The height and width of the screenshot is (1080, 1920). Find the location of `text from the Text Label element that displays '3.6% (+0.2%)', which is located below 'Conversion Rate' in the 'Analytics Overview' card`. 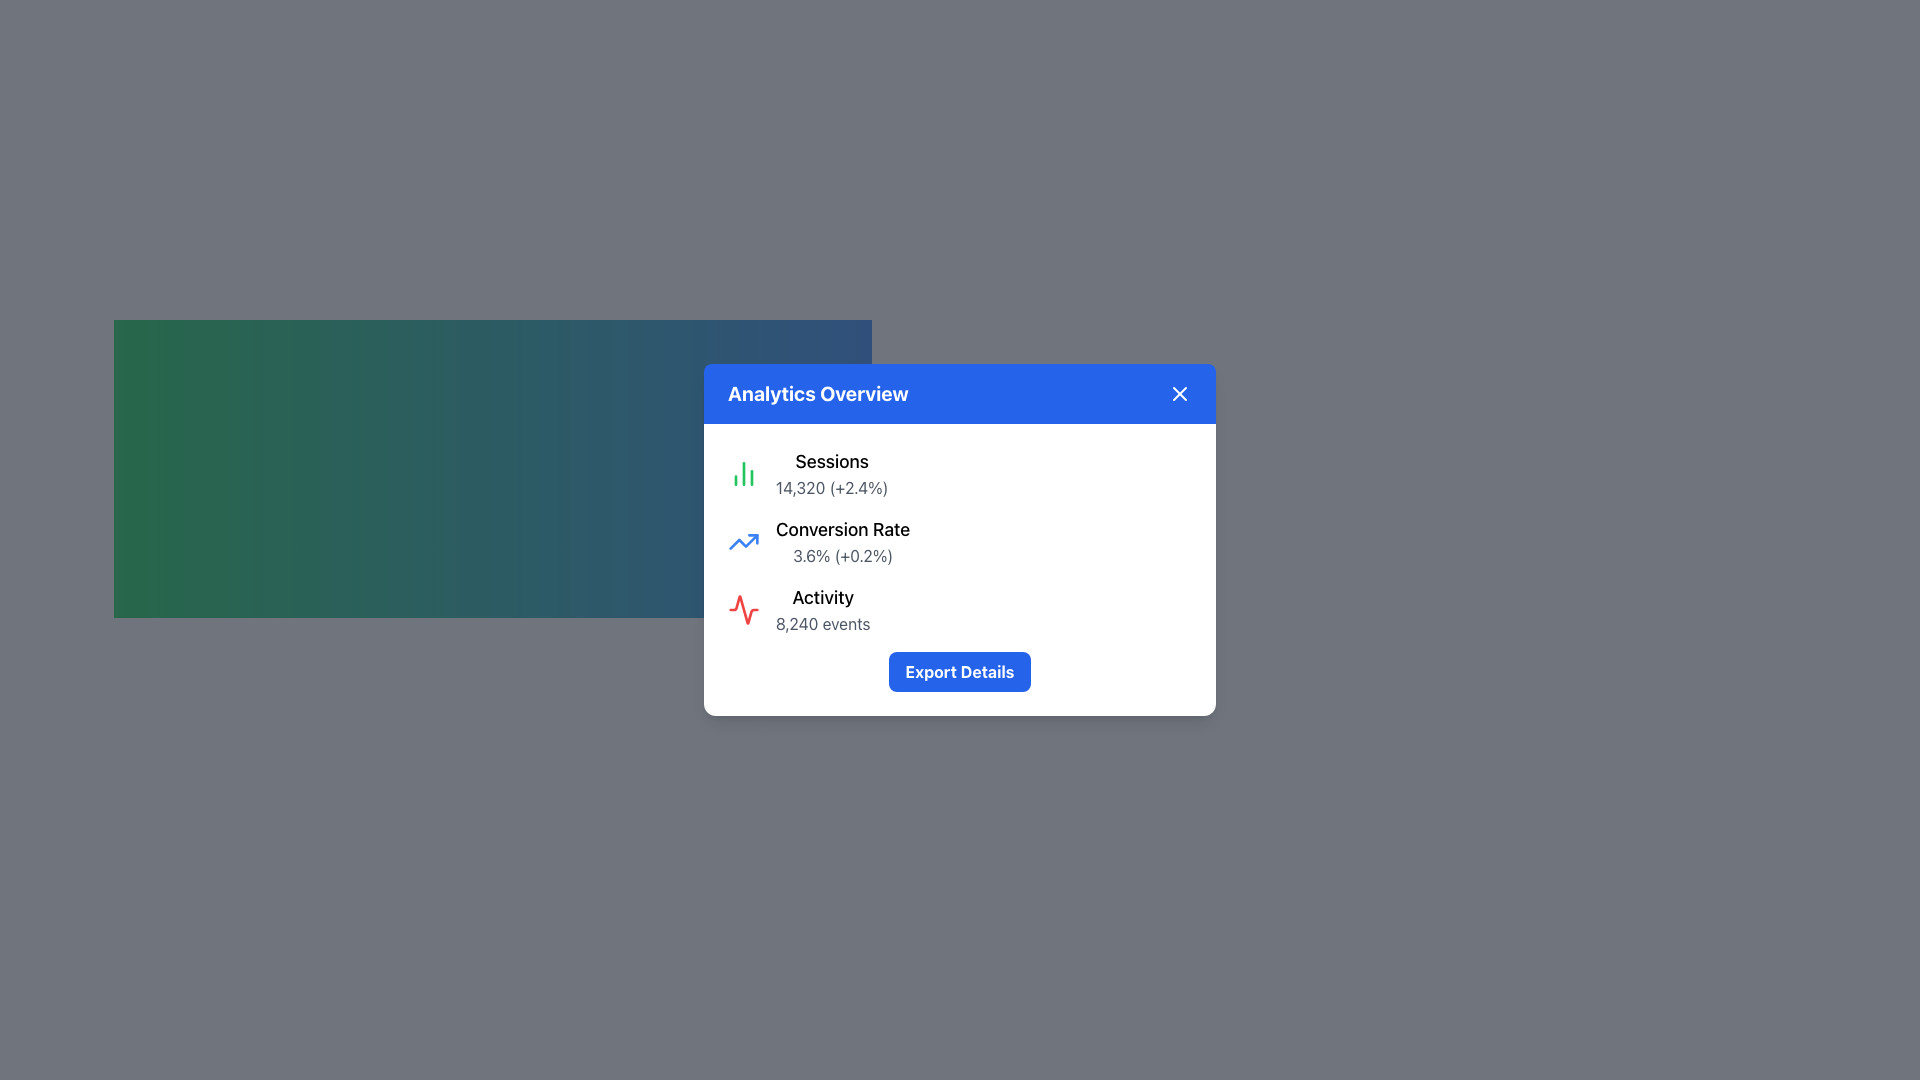

text from the Text Label element that displays '3.6% (+0.2%)', which is located below 'Conversion Rate' in the 'Analytics Overview' card is located at coordinates (843, 555).